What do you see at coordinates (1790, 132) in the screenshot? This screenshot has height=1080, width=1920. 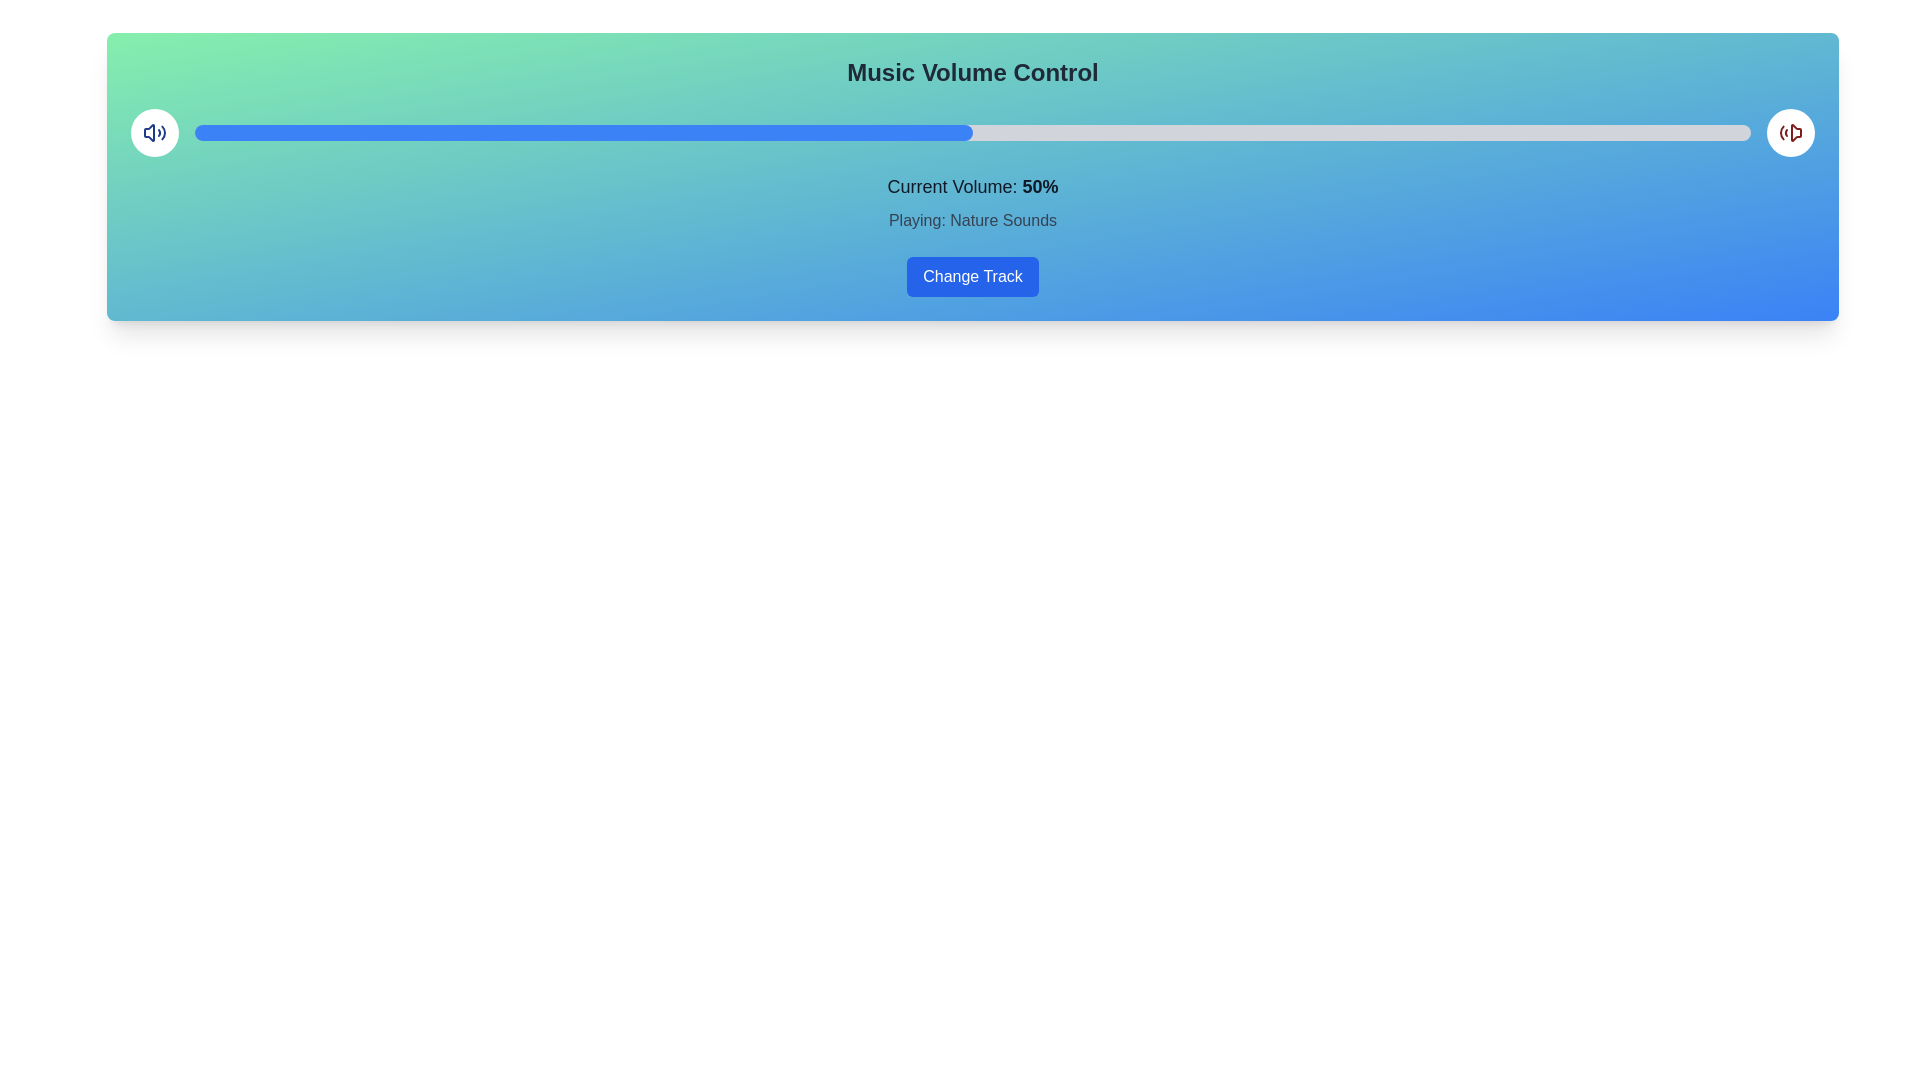 I see `the audio control icon located in the top-right corner of the interface, which is inside a circular button and adjacent to the horizontal volume bar` at bounding box center [1790, 132].